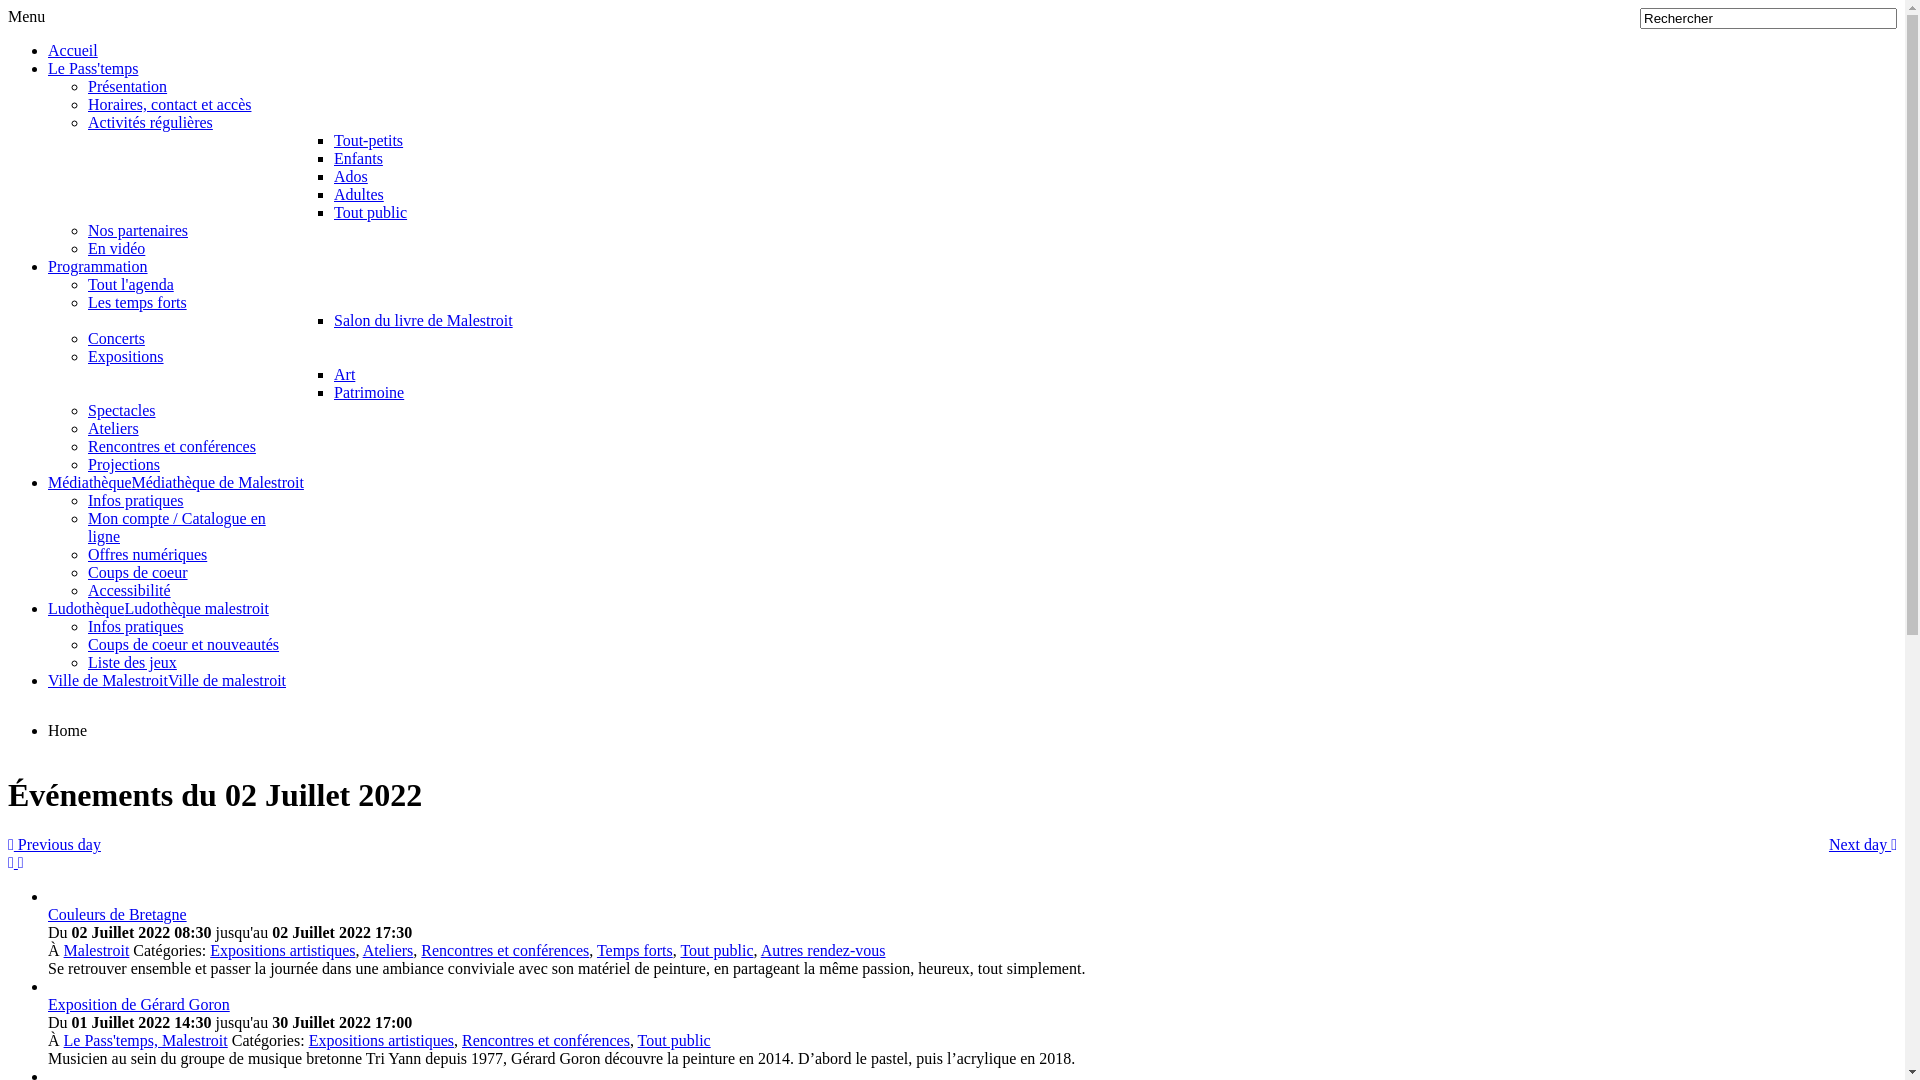  What do you see at coordinates (91, 67) in the screenshot?
I see `'Le Pass'temps'` at bounding box center [91, 67].